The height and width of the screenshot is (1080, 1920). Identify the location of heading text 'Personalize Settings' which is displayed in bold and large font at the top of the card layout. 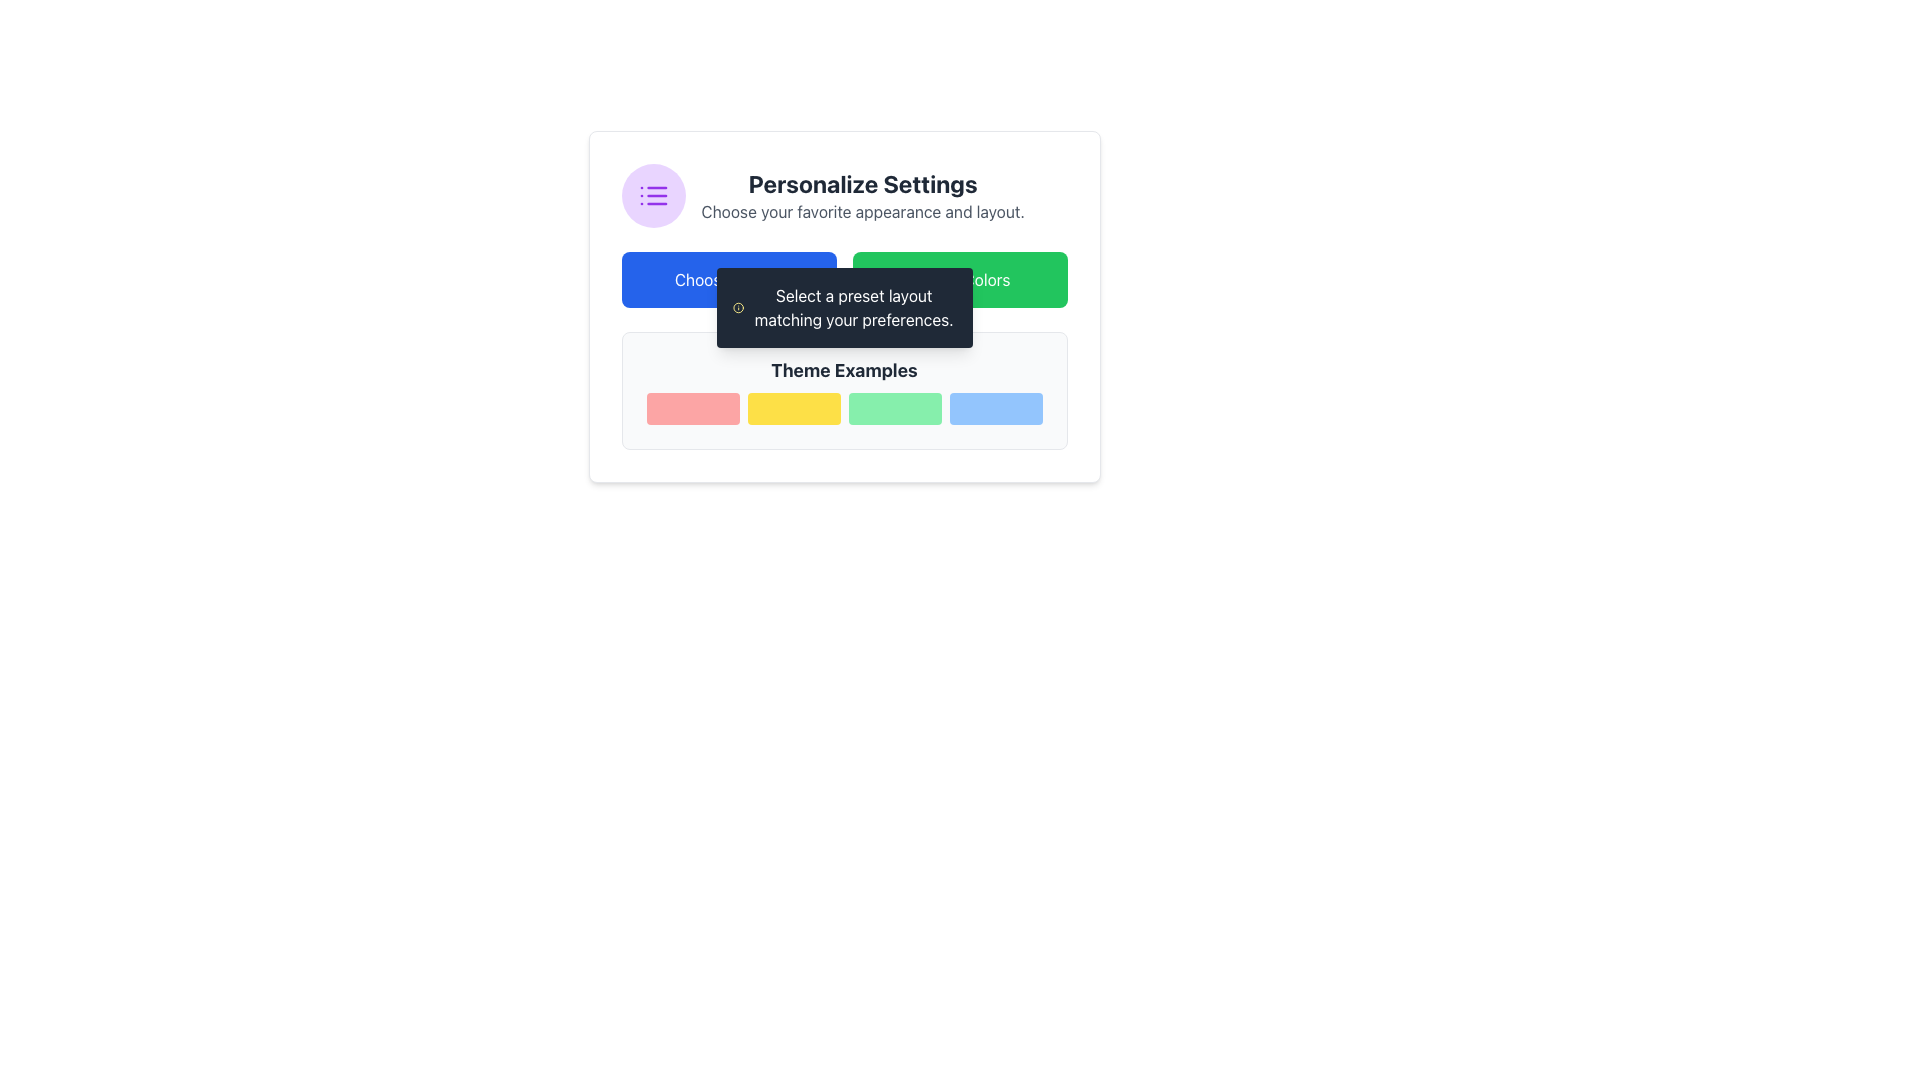
(863, 184).